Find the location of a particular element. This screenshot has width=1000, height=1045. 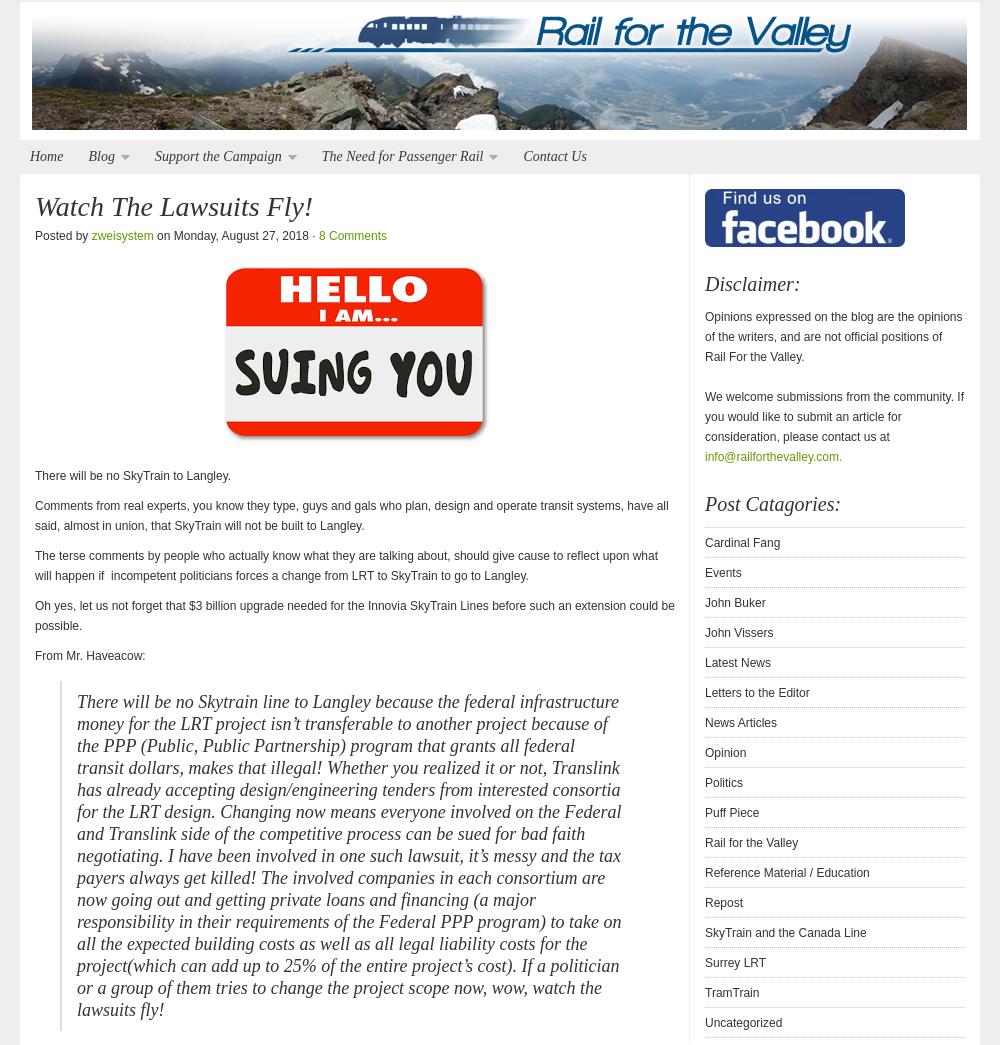

'Comments from real experts, you know they type, guys and gals who plan, design and operate transit systems, have all said, almost in union, that SkyTrain will not be built to Langley.' is located at coordinates (350, 515).